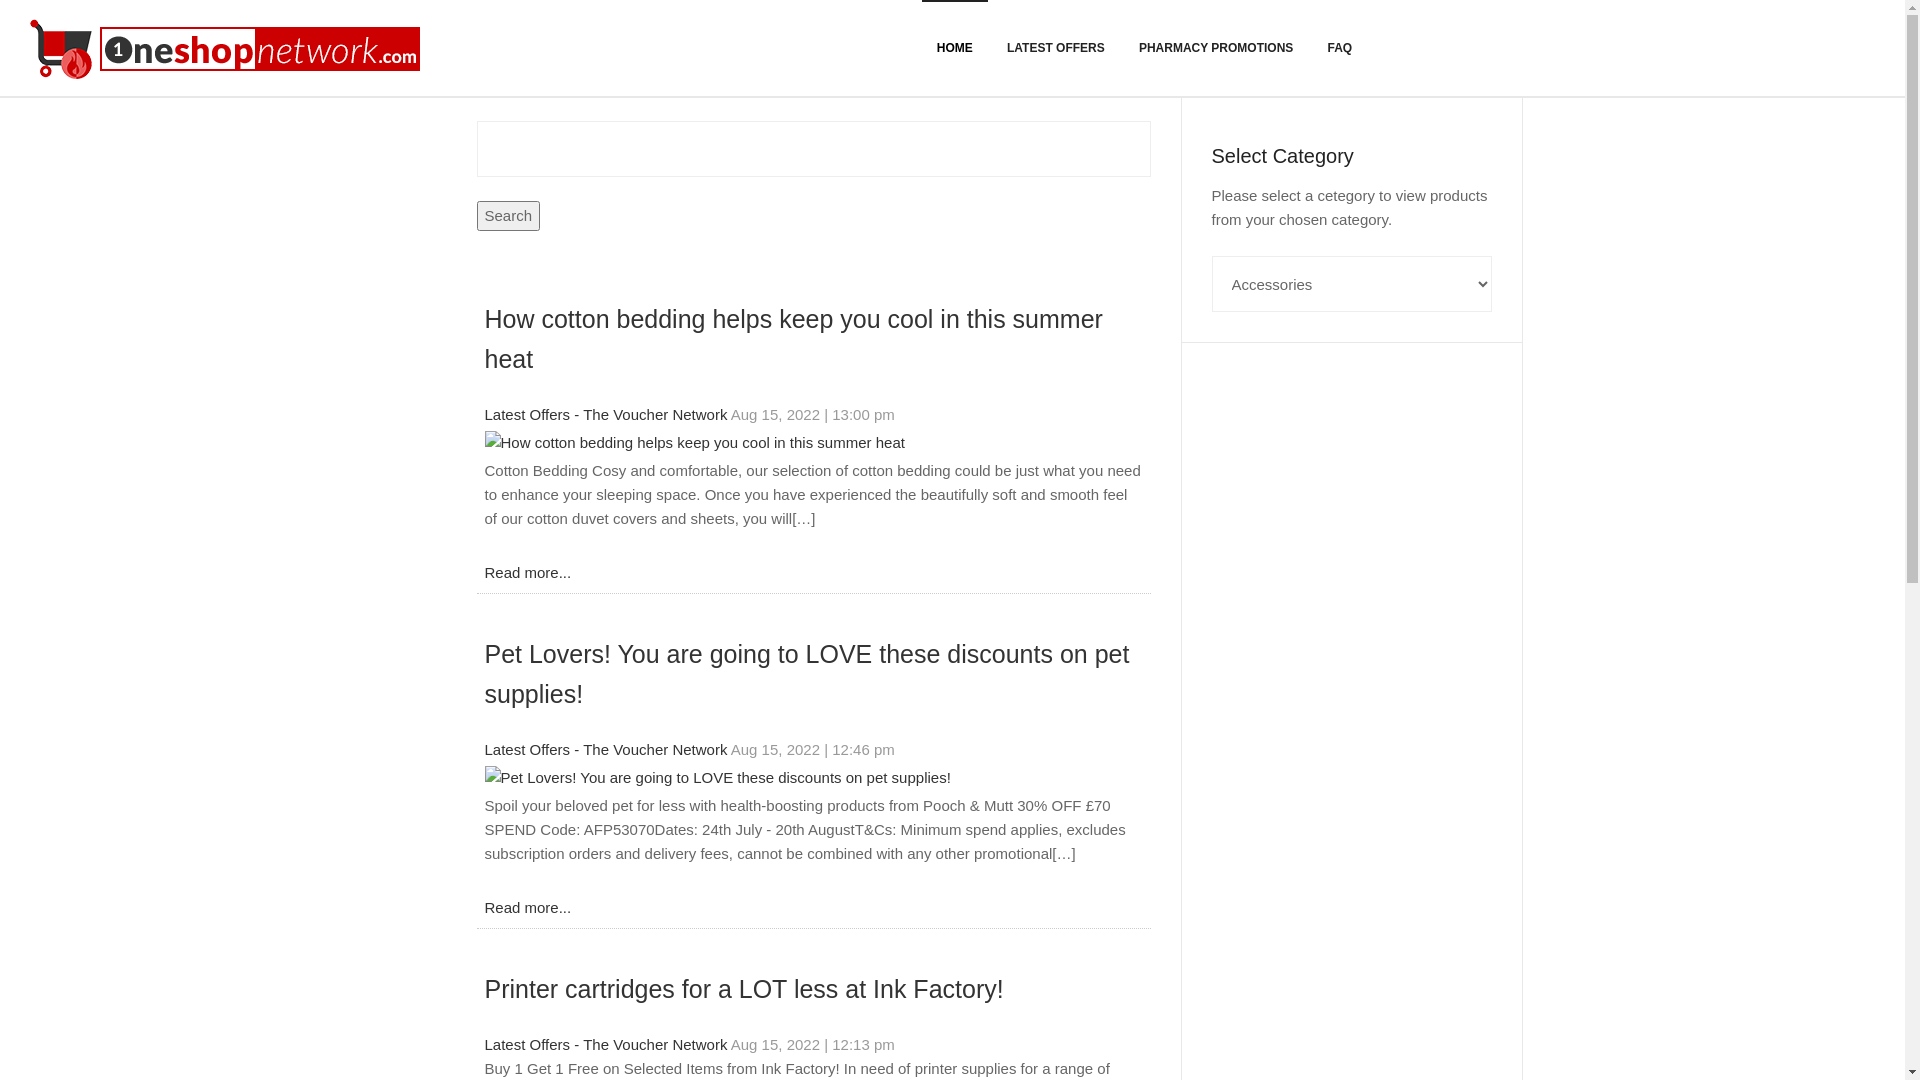  What do you see at coordinates (992, 46) in the screenshot?
I see `'LATEST OFFERS'` at bounding box center [992, 46].